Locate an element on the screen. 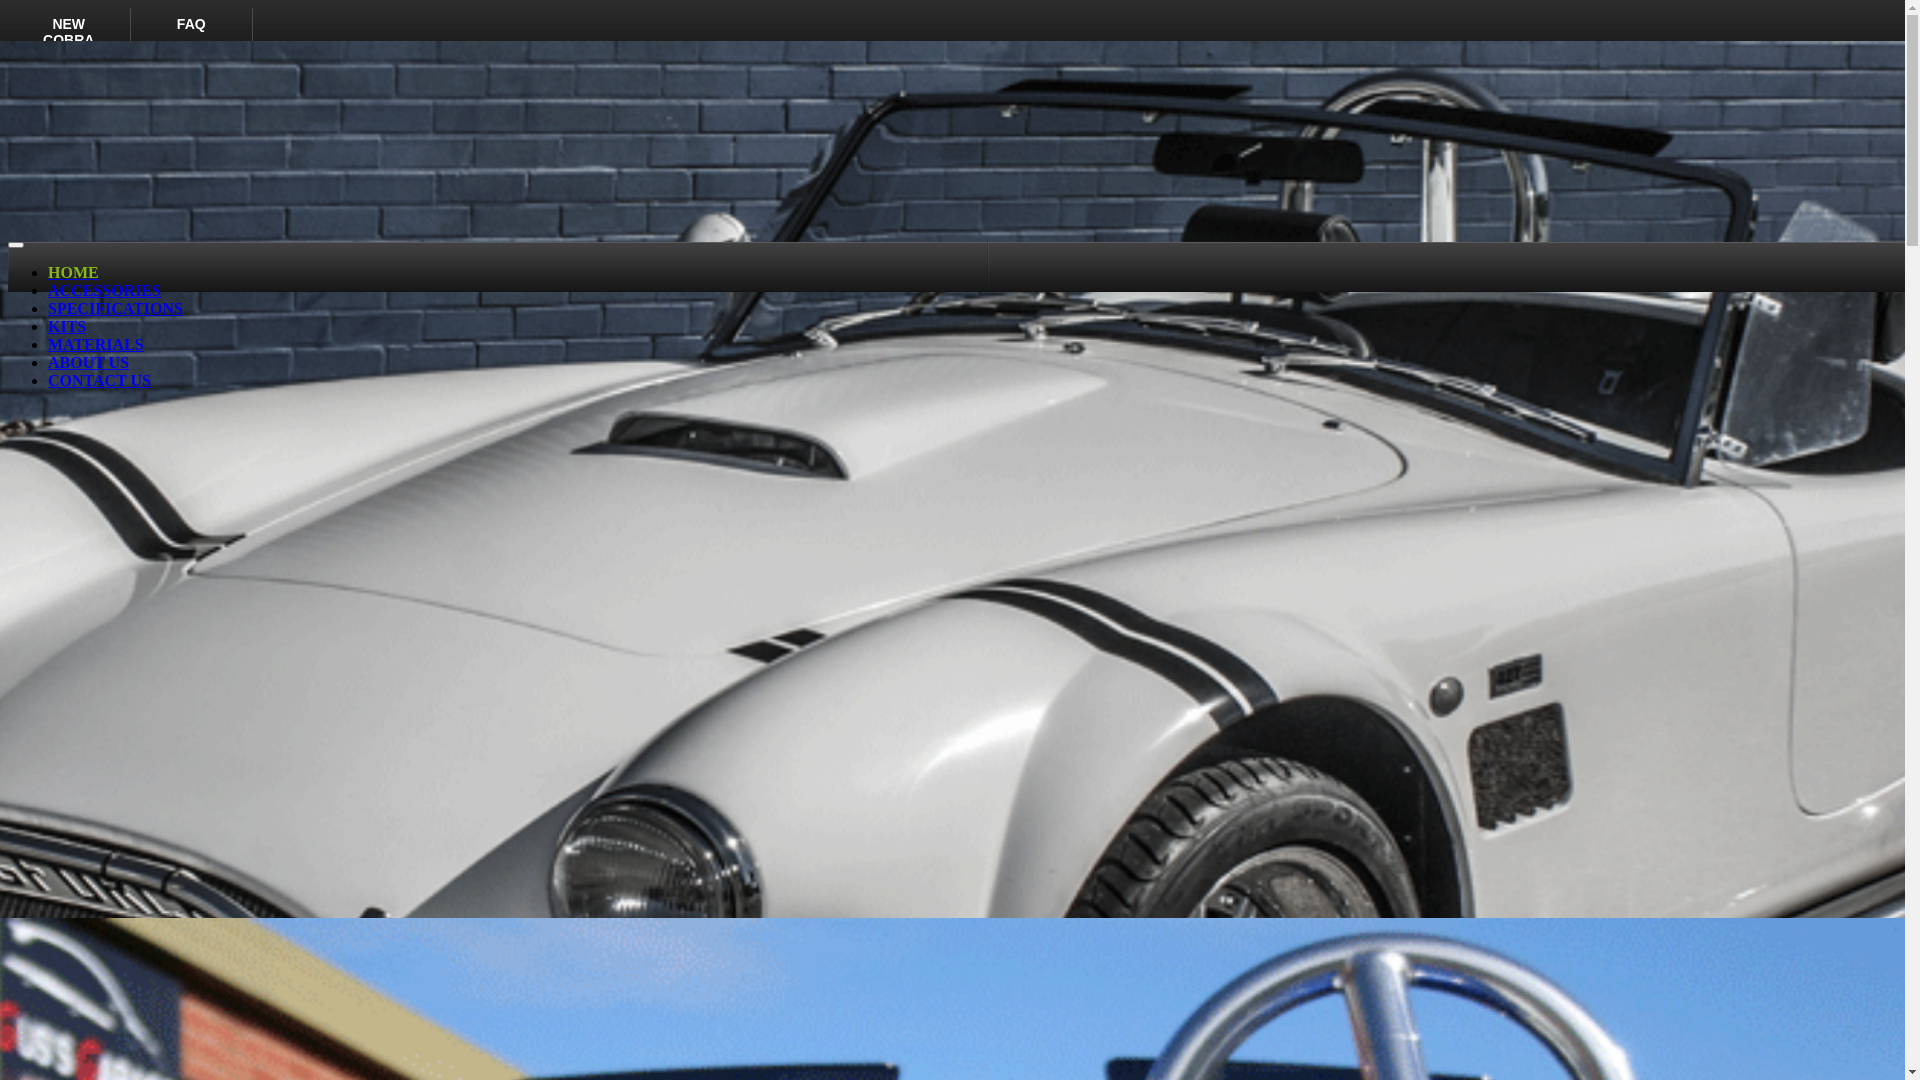  'KITS' is located at coordinates (48, 325).